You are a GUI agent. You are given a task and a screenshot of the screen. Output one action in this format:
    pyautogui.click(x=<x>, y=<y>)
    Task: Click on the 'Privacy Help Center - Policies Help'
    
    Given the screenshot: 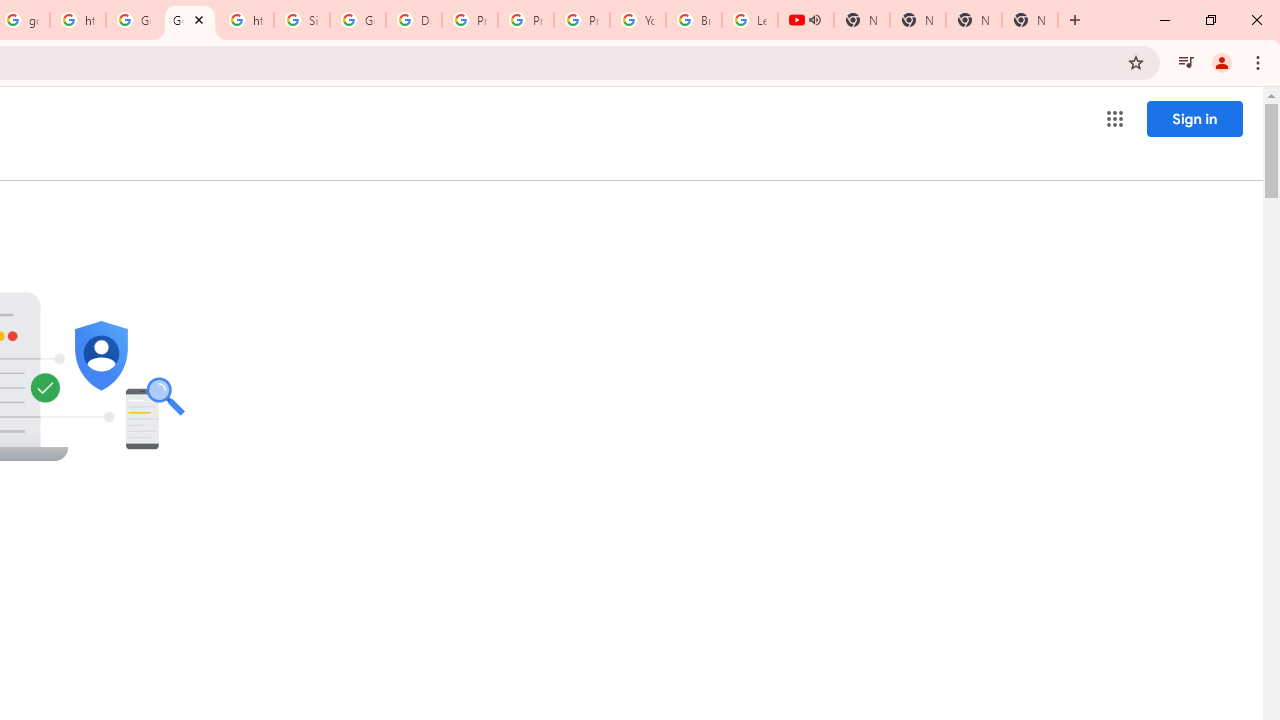 What is the action you would take?
    pyautogui.click(x=468, y=20)
    